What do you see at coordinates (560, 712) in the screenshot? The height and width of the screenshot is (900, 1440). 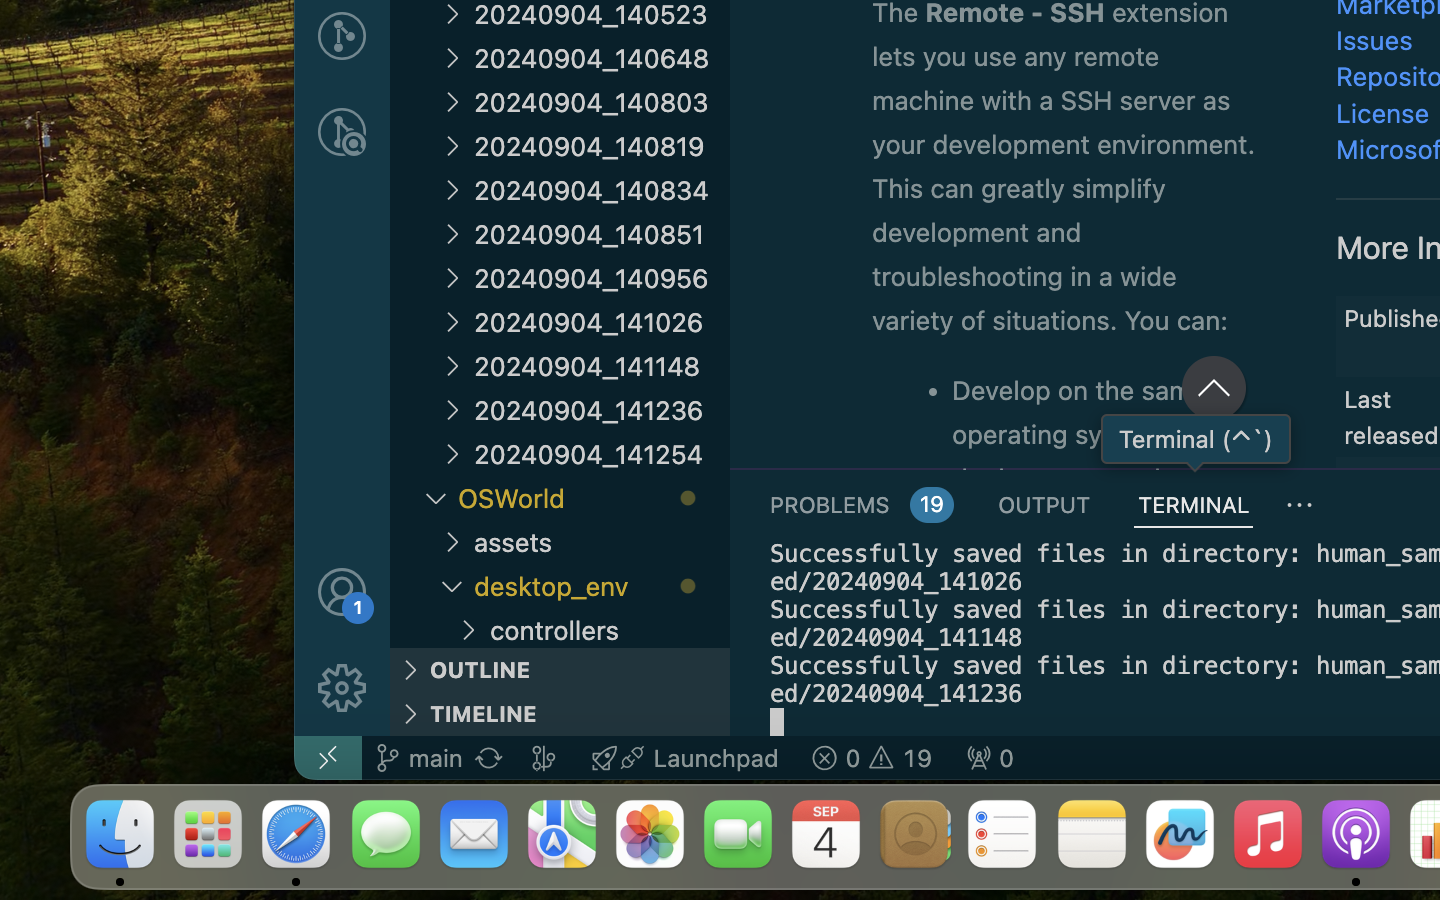 I see `'TIMELINE '` at bounding box center [560, 712].